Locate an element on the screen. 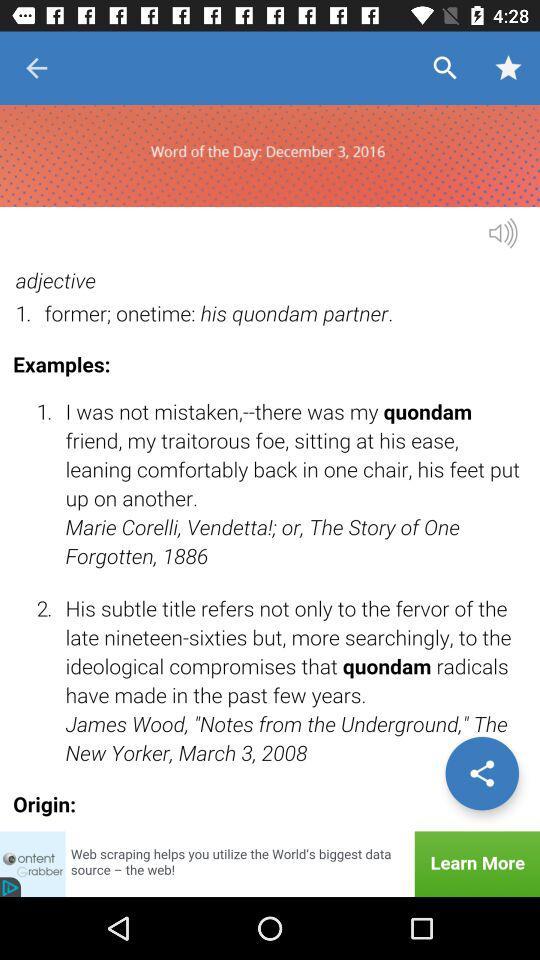  share is located at coordinates (481, 772).